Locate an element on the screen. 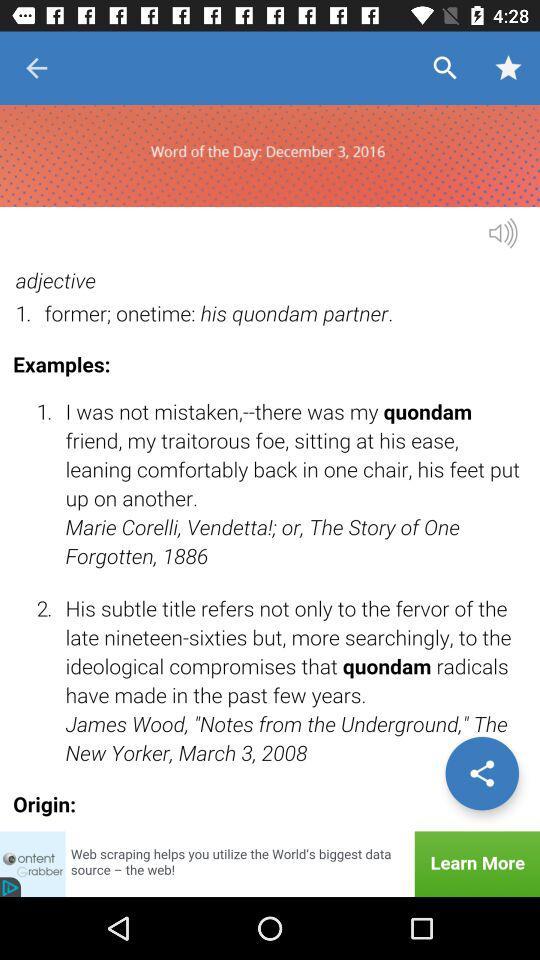  share is located at coordinates (481, 772).